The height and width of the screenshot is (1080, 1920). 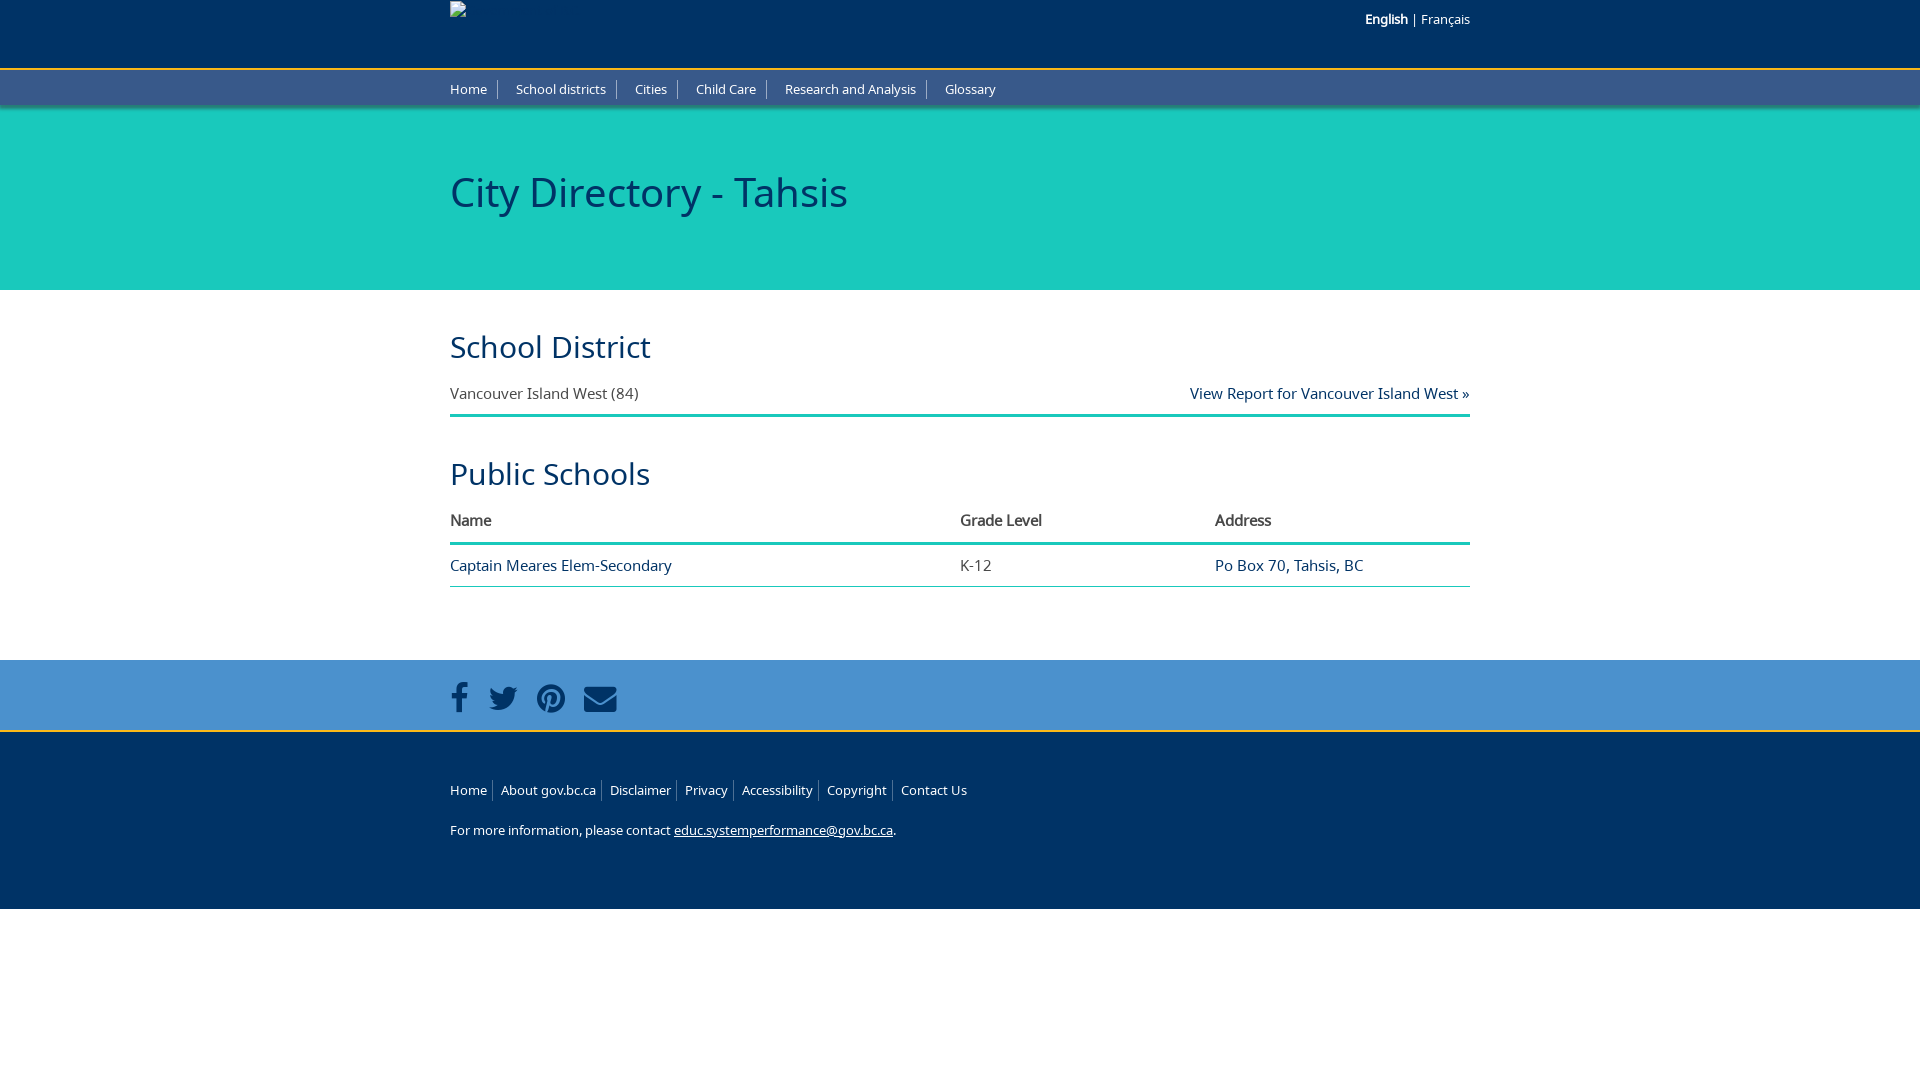 I want to click on 'Glossary', so click(x=970, y=87).